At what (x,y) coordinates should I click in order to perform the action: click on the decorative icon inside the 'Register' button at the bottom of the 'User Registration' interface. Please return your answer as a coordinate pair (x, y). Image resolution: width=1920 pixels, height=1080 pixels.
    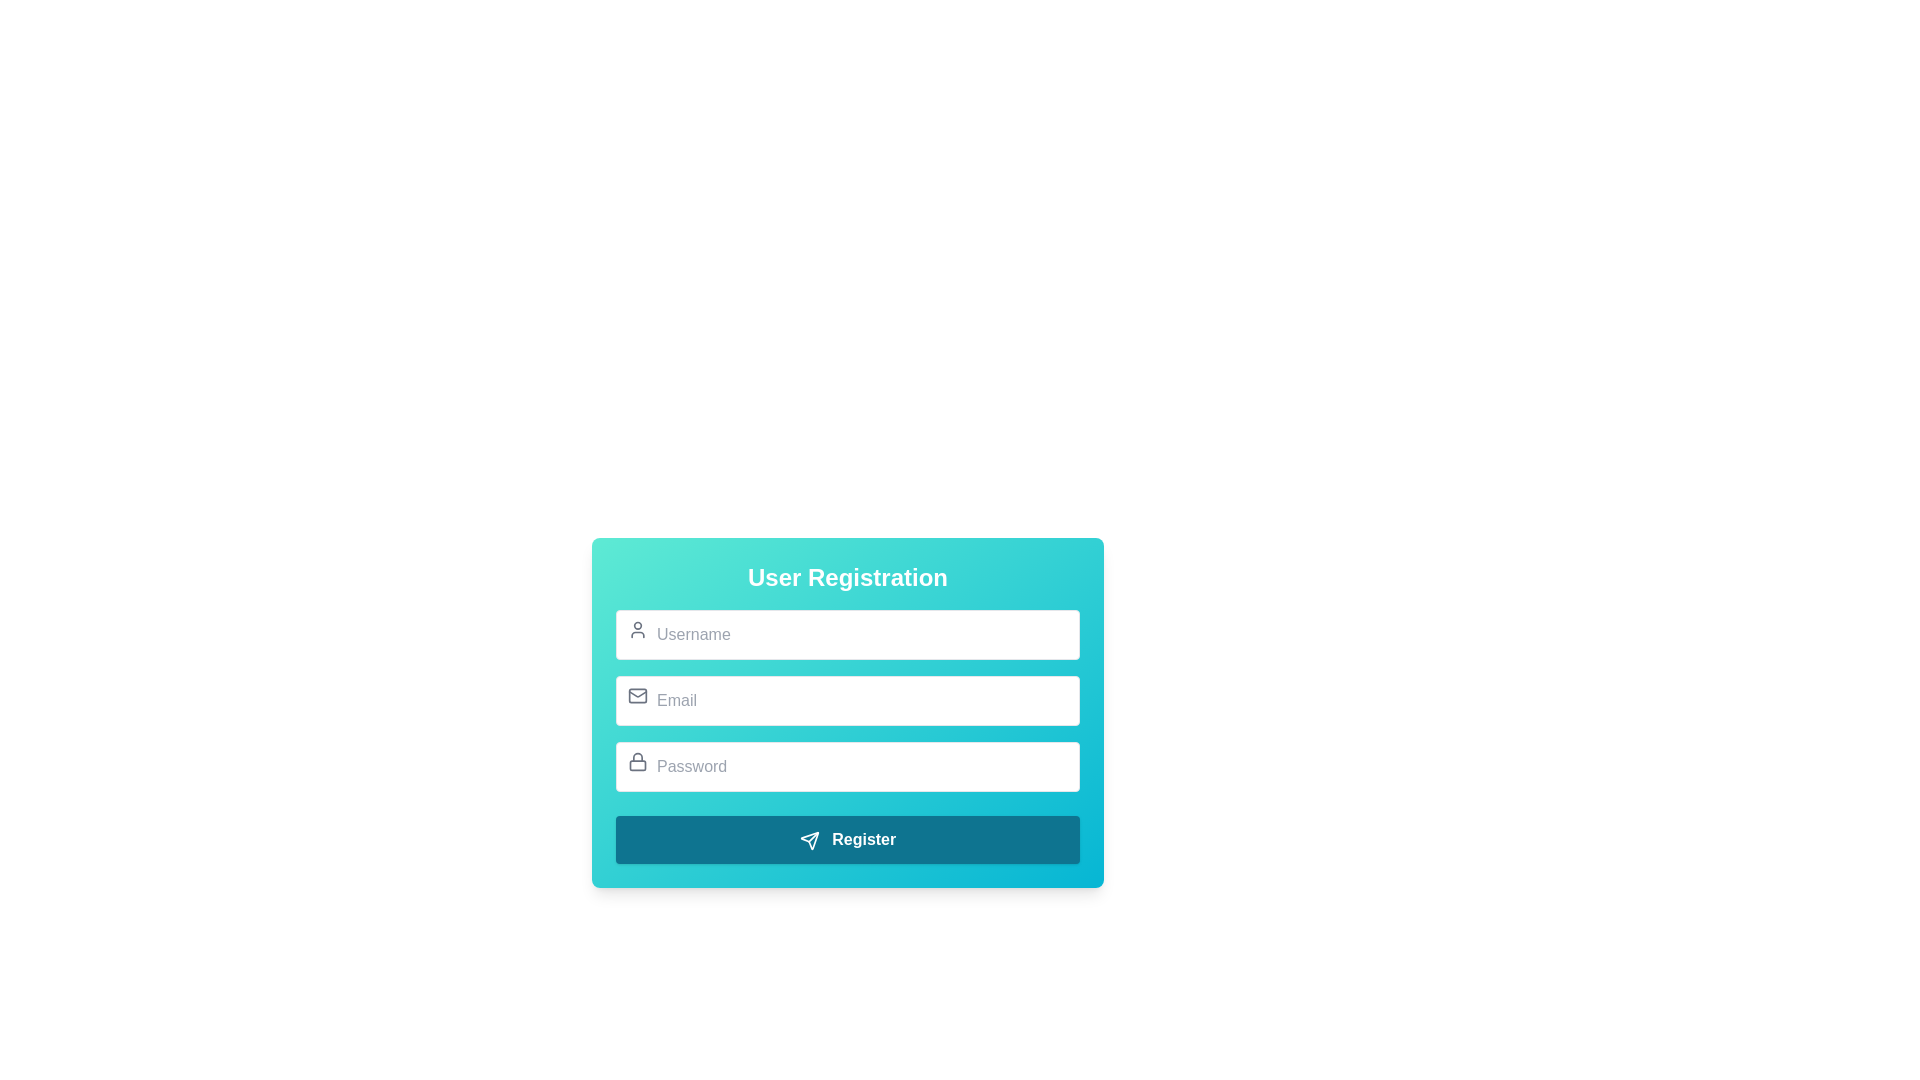
    Looking at the image, I should click on (809, 840).